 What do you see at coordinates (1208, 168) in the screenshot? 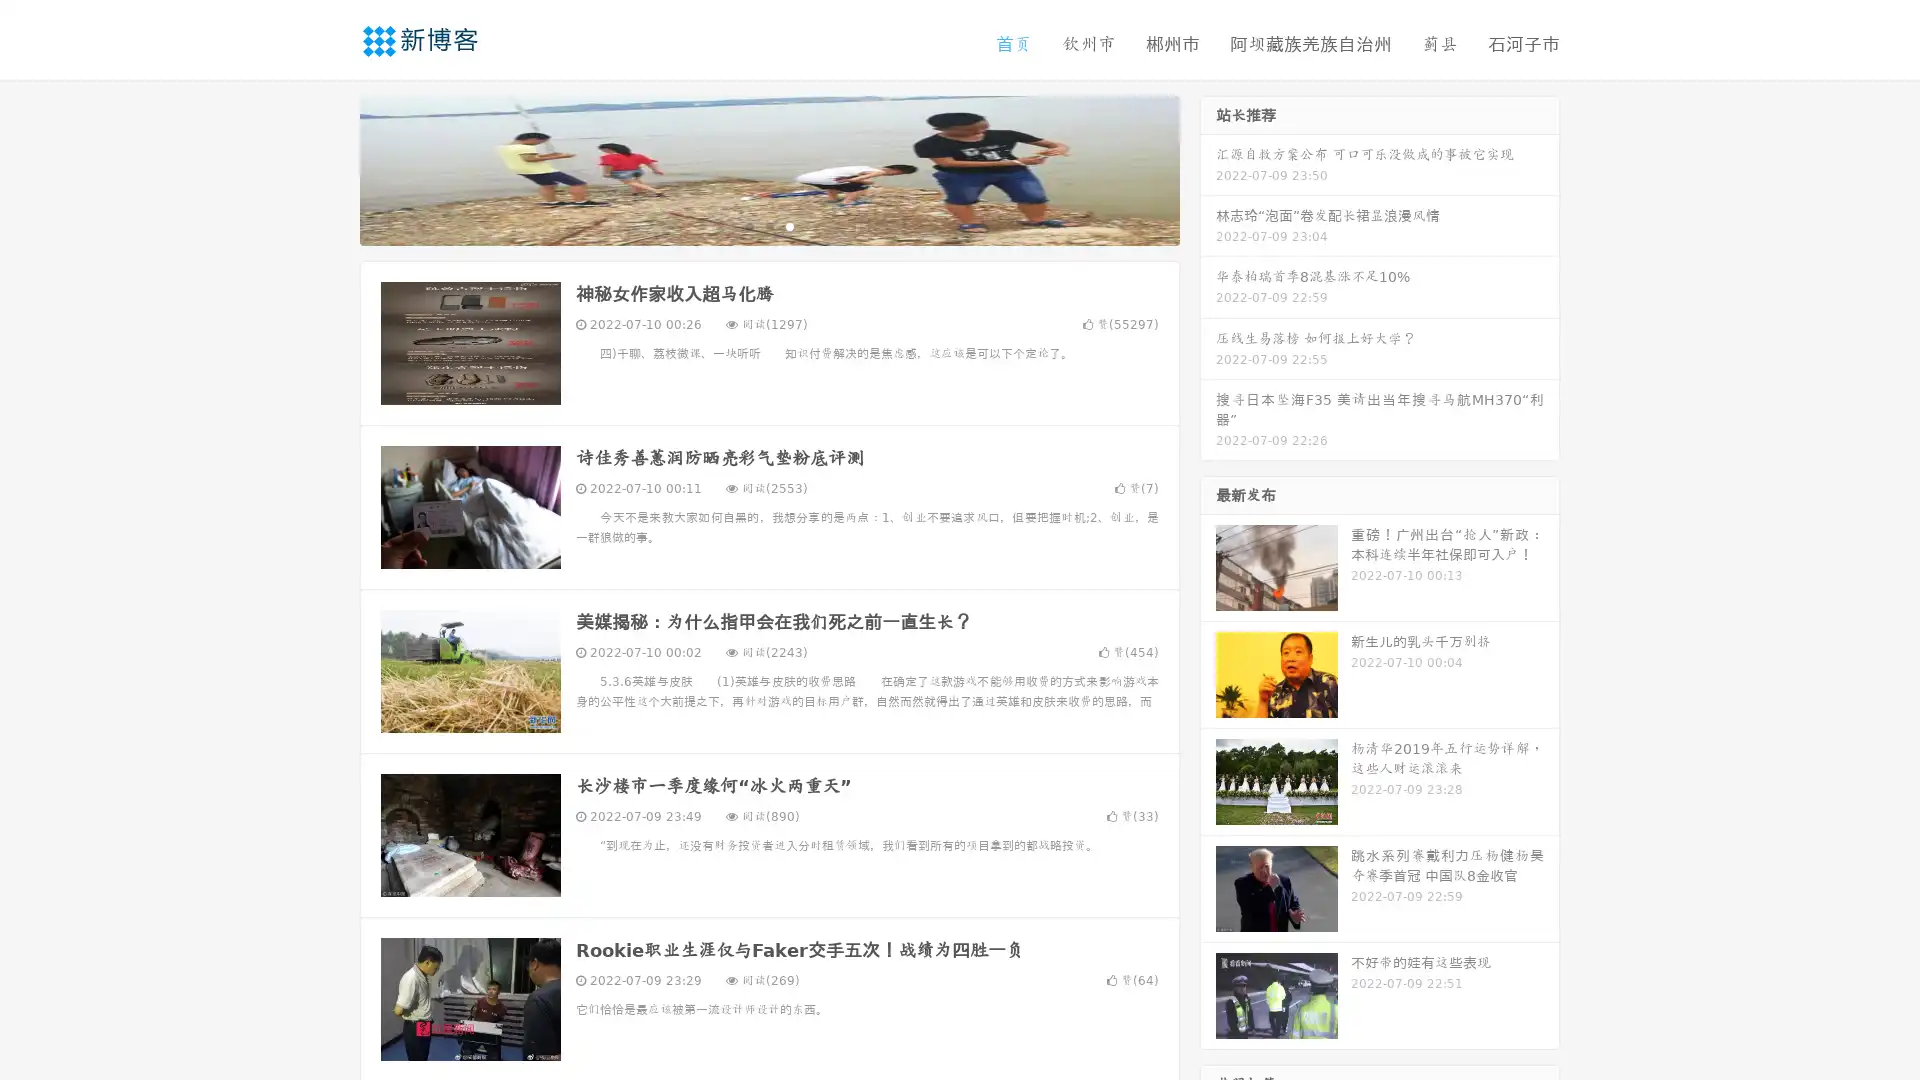
I see `Next slide` at bounding box center [1208, 168].